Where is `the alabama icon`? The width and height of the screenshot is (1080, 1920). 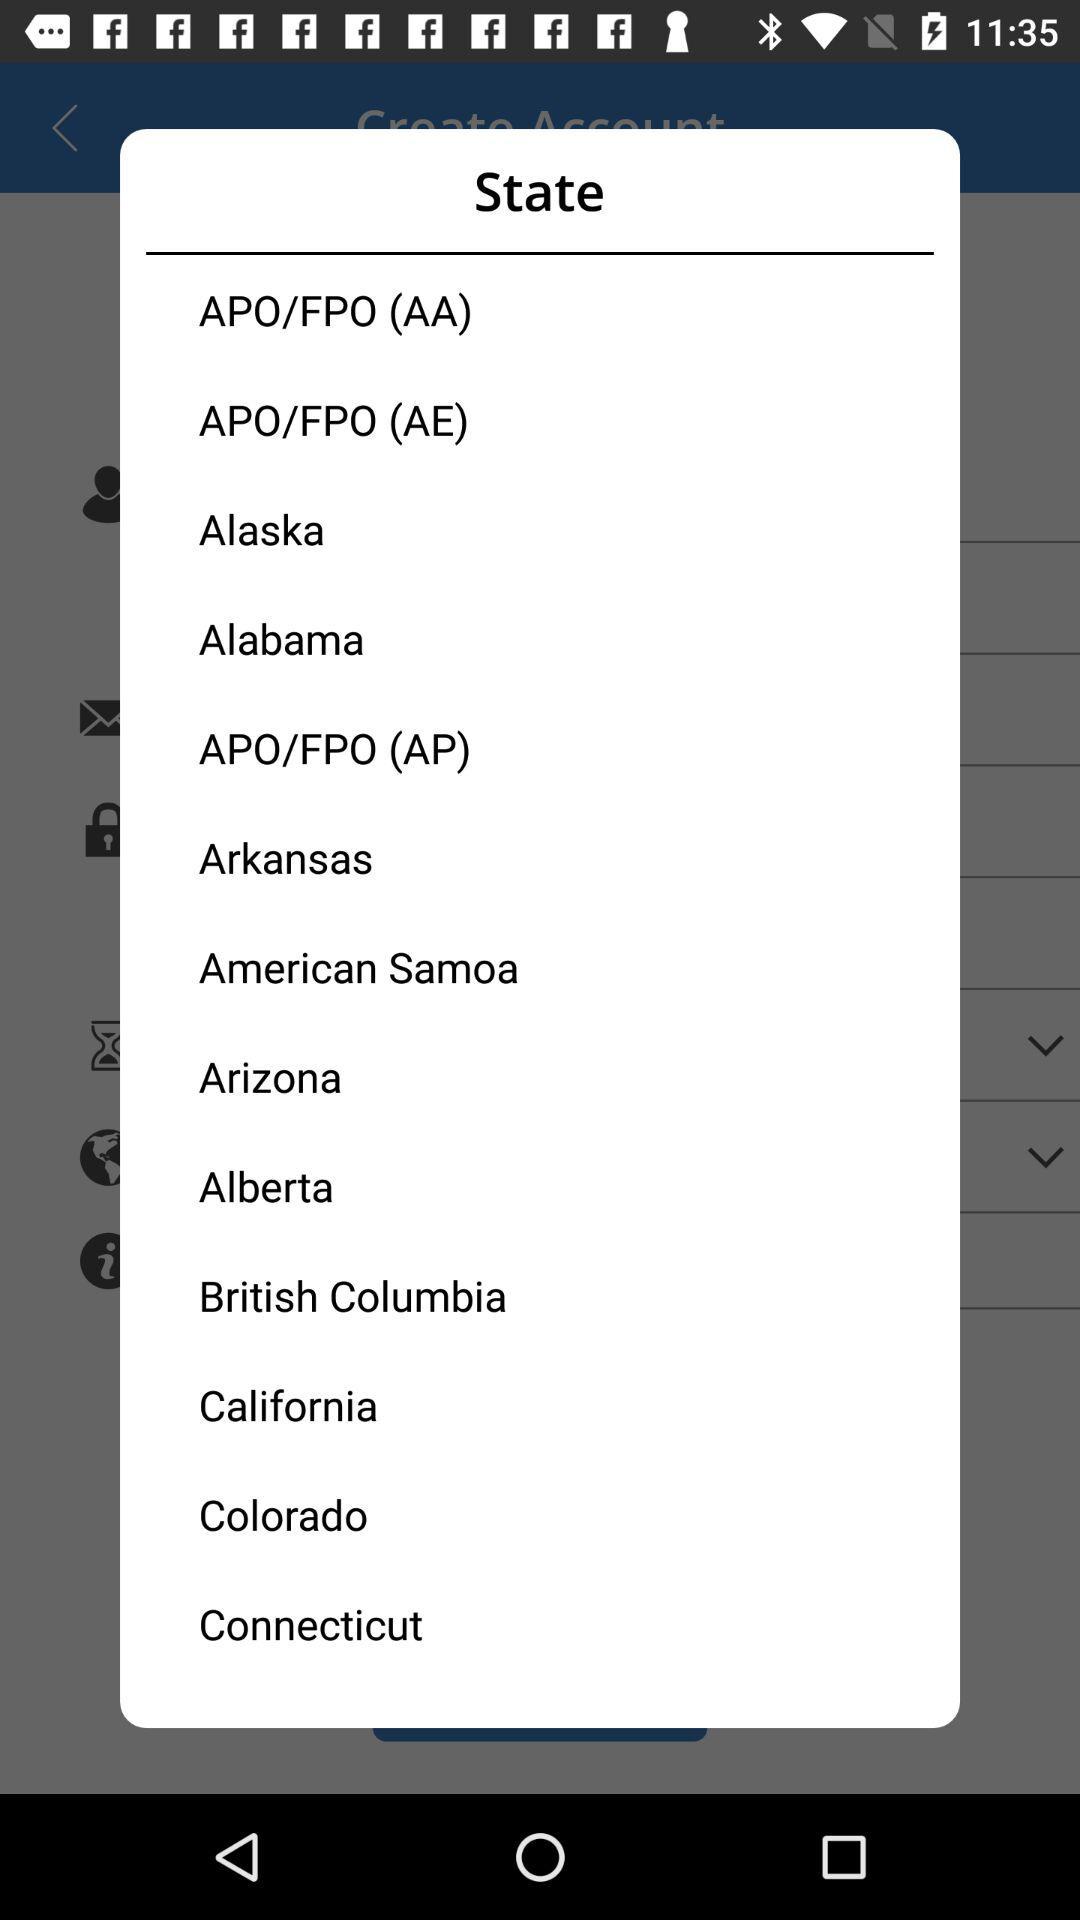
the alabama icon is located at coordinates (369, 637).